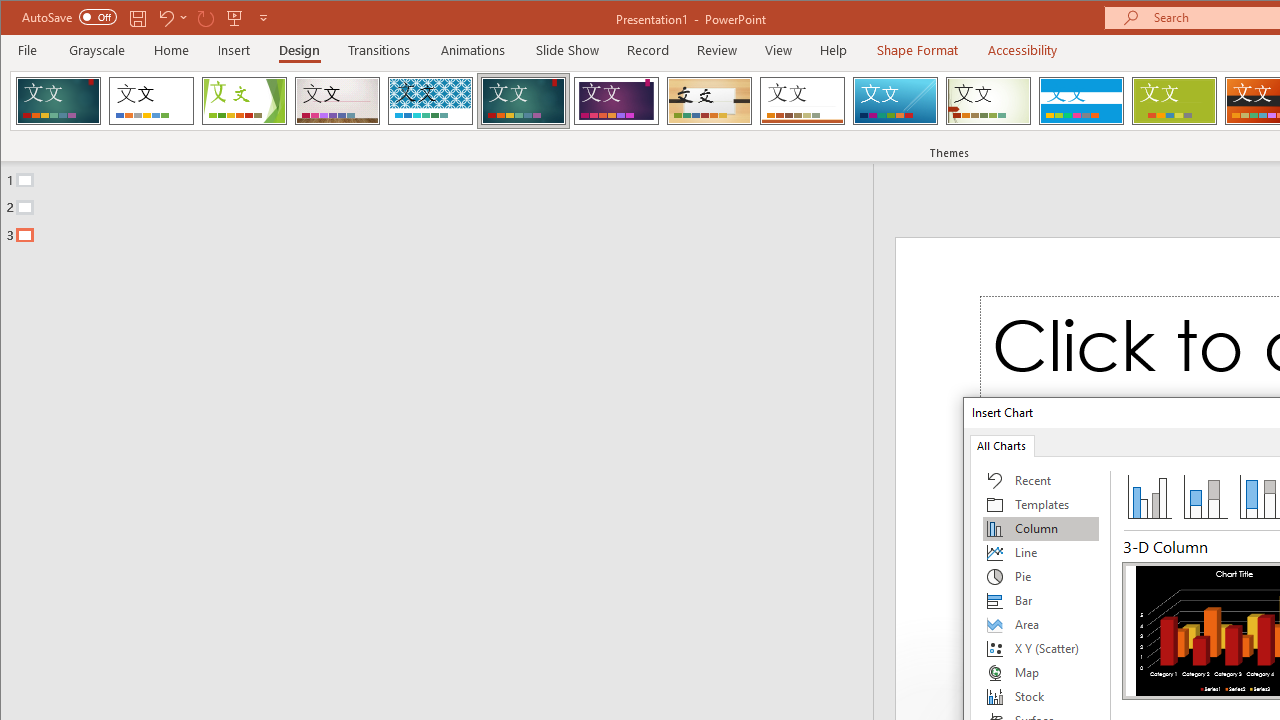  Describe the element at coordinates (1040, 577) in the screenshot. I see `'Pie'` at that location.